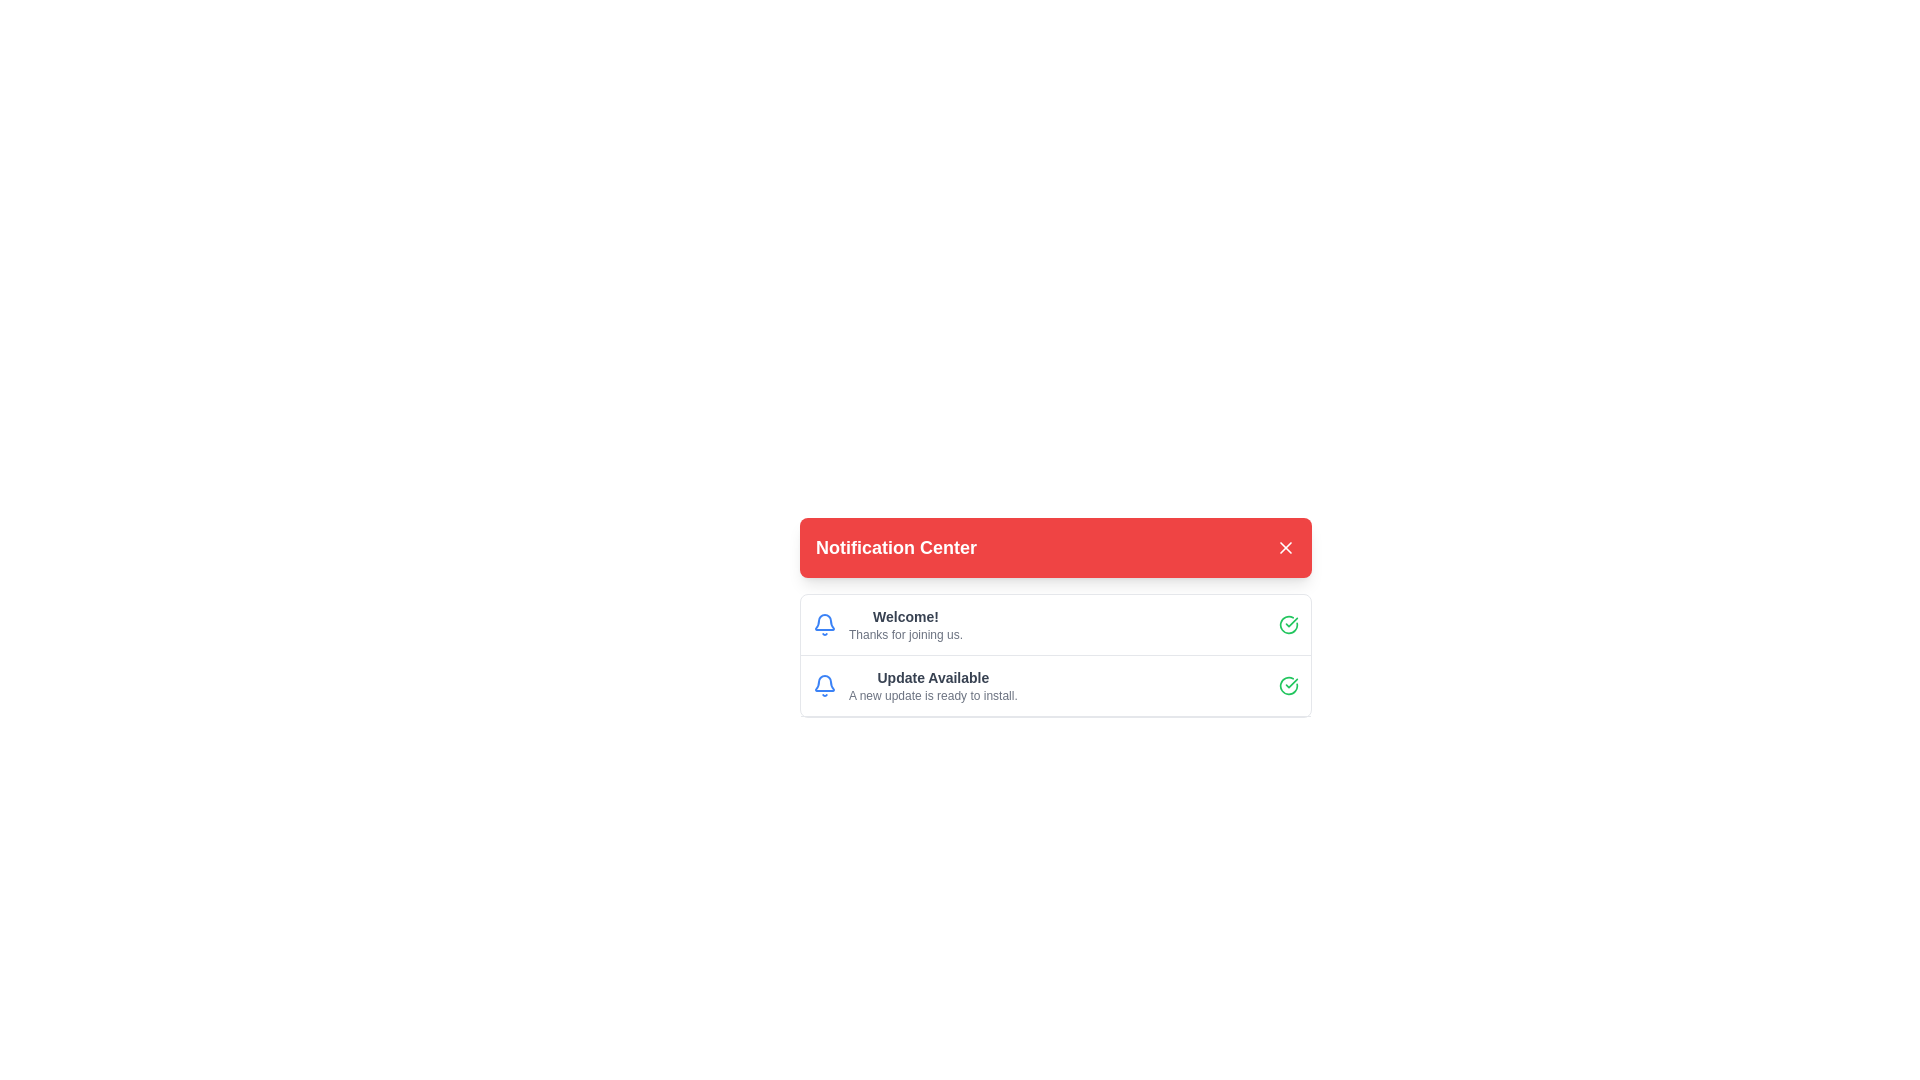 The width and height of the screenshot is (1920, 1080). What do you see at coordinates (932, 685) in the screenshot?
I see `the text block notification containing the heading 'Update Available' and the message 'A new update is ready to install.' in the Notification Center` at bounding box center [932, 685].